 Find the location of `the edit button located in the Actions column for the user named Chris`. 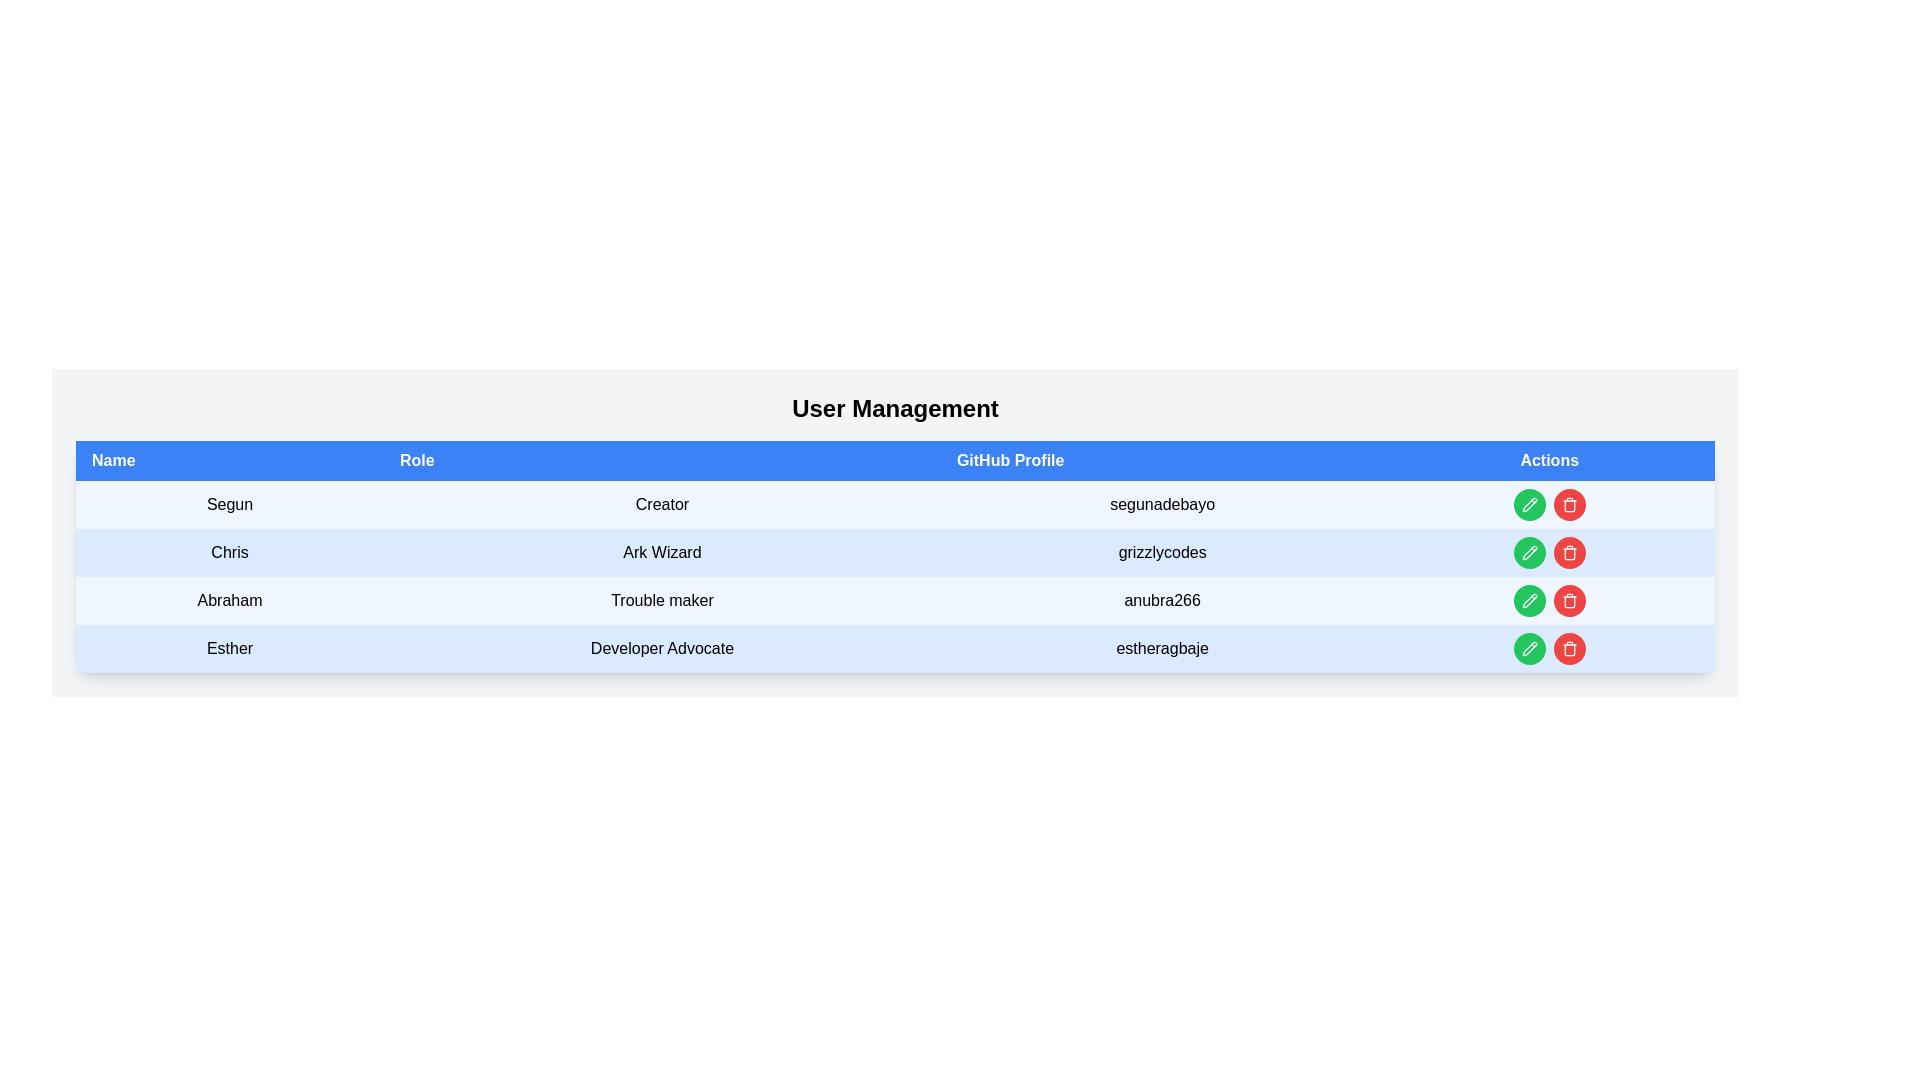

the edit button located in the Actions column for the user named Chris is located at coordinates (1528, 552).